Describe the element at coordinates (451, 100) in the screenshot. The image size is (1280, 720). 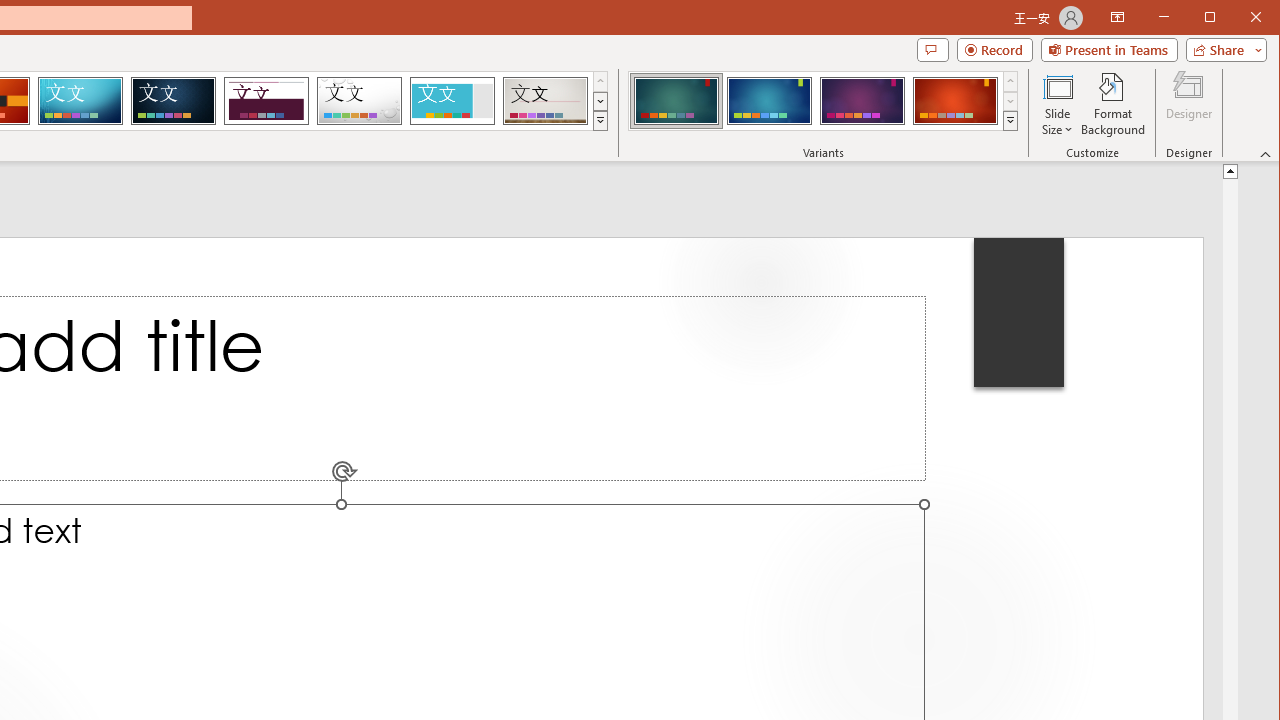
I see `'Frame'` at that location.